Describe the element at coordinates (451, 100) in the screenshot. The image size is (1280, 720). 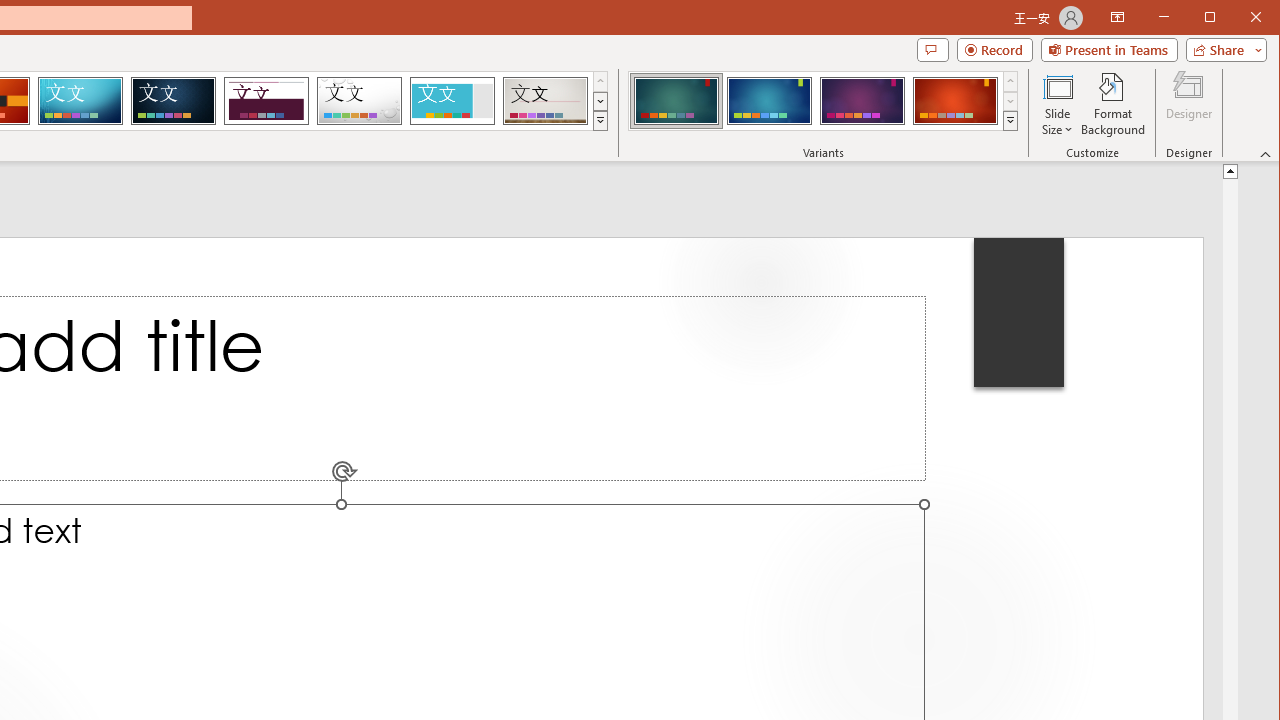
I see `'Frame'` at that location.